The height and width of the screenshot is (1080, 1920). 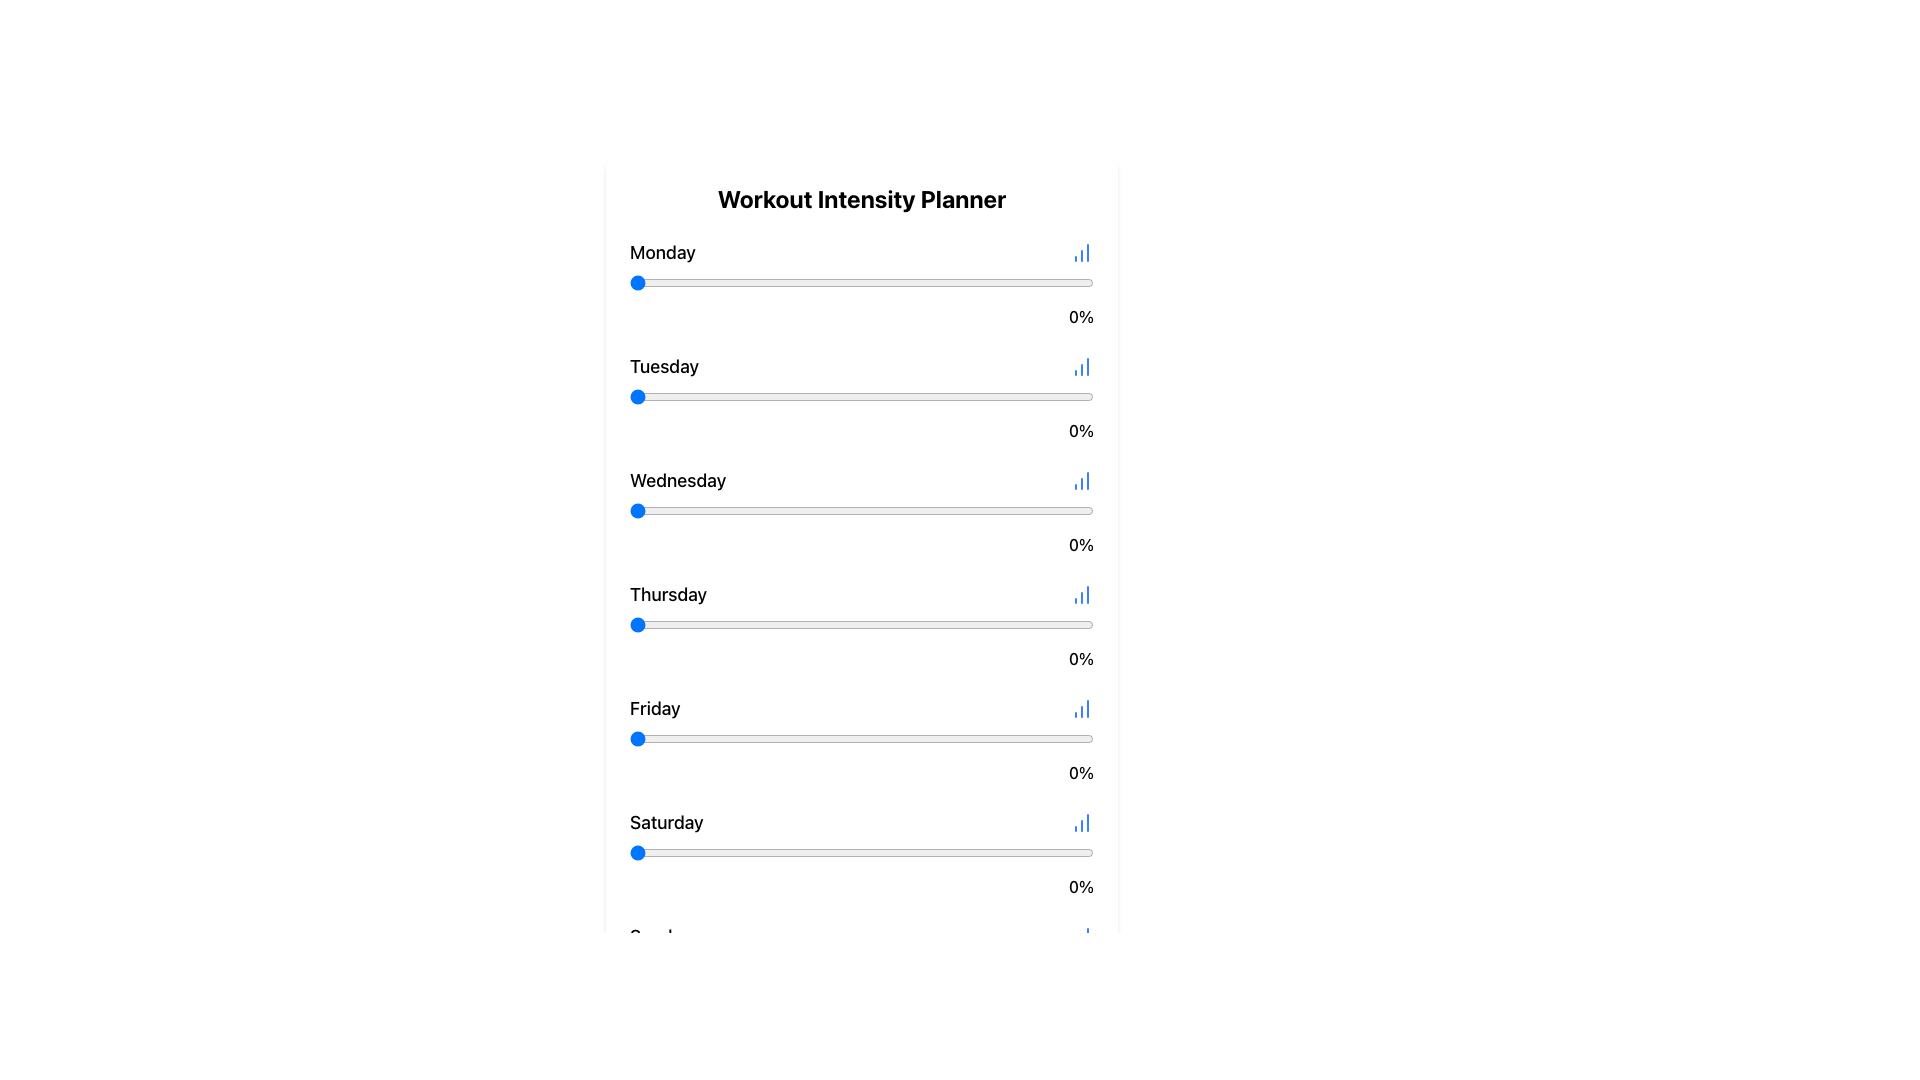 I want to click on the blue handle of the horizontal slider located below the text 'Saturday' and above the percentage indicator '0%', so click(x=862, y=852).